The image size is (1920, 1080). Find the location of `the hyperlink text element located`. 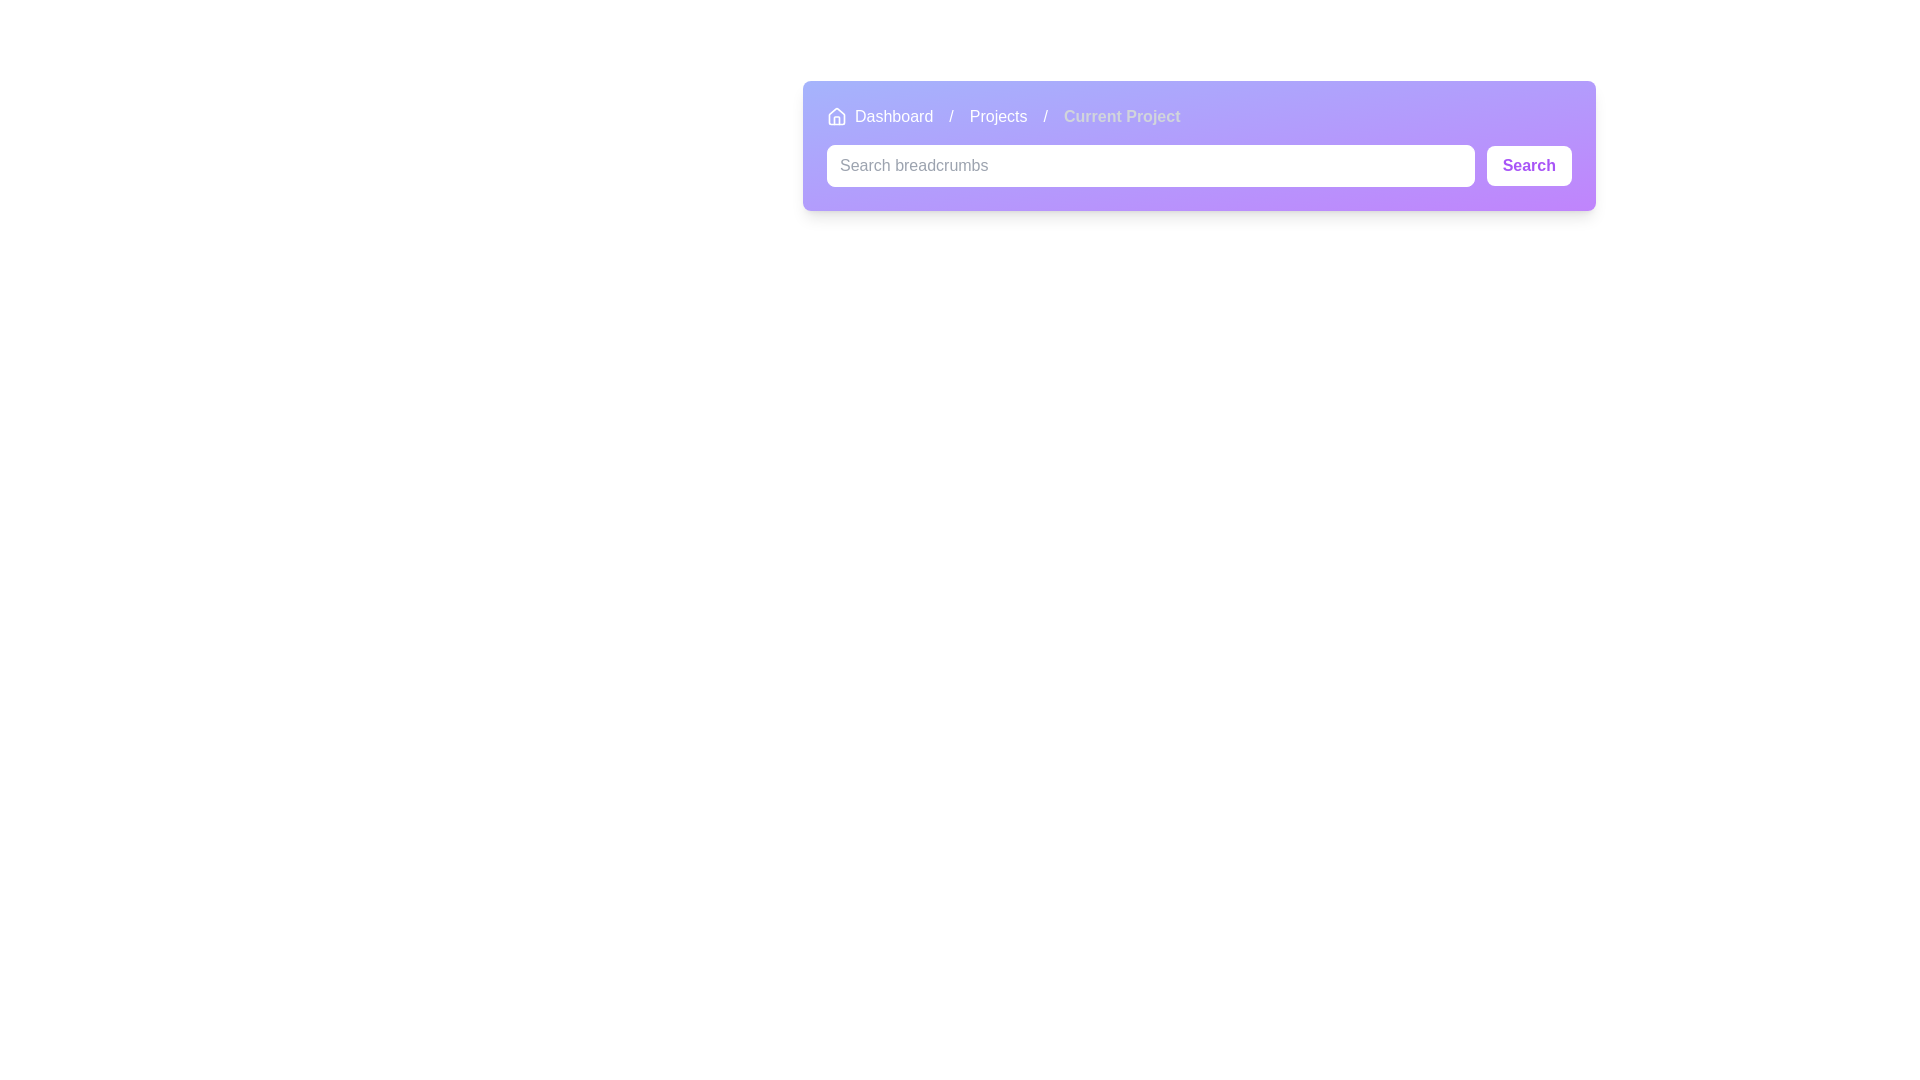

the hyperlink text element located is located at coordinates (892, 116).